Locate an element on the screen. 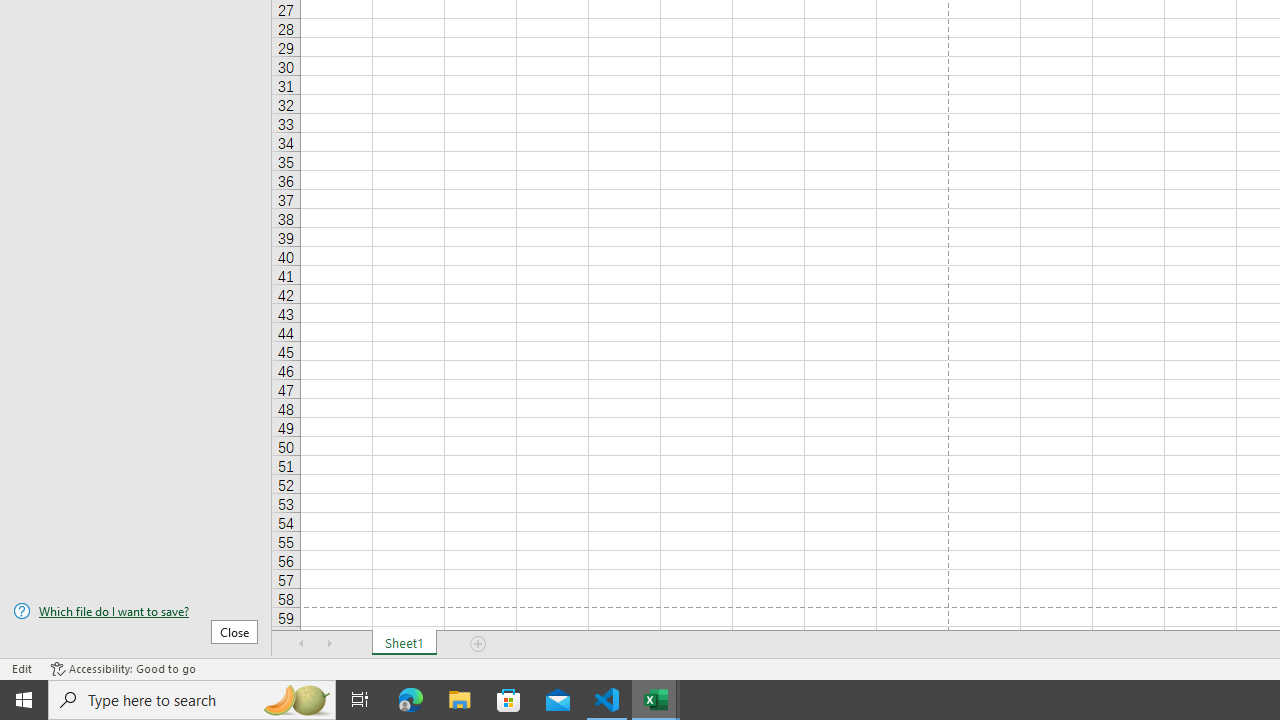  'Close' is located at coordinates (234, 631).